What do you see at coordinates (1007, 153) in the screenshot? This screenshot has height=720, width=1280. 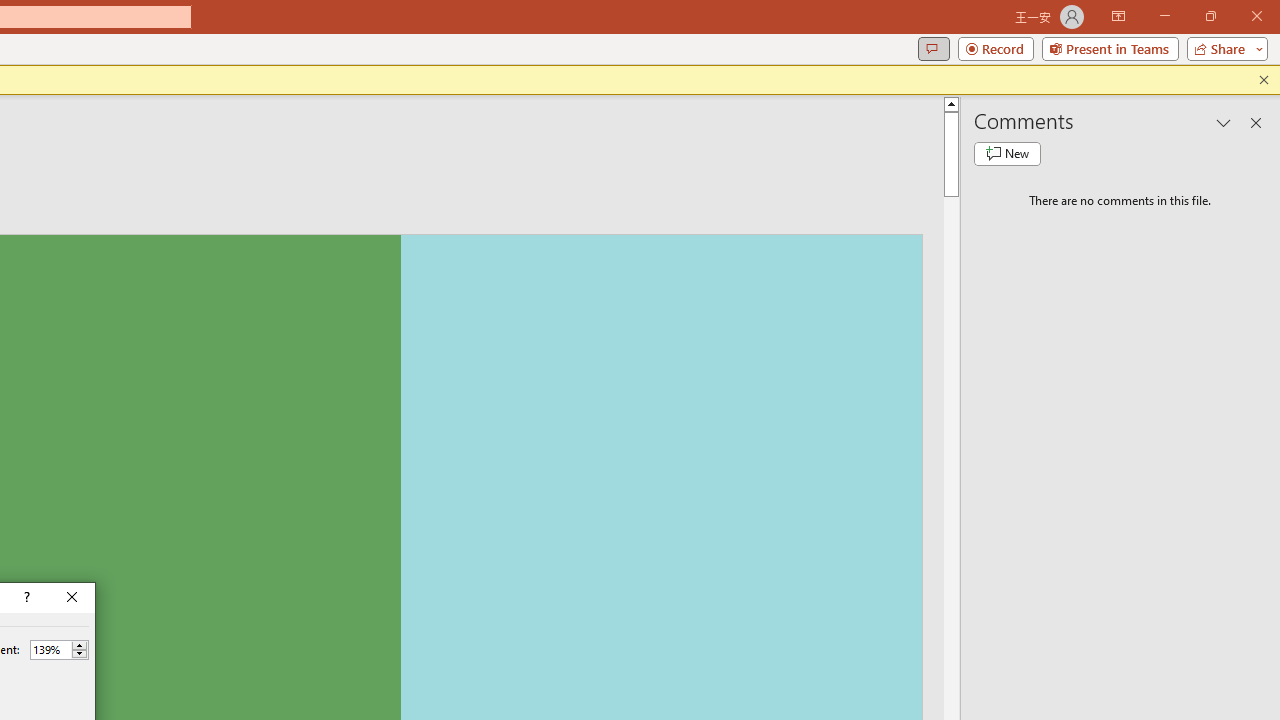 I see `'New comment'` at bounding box center [1007, 153].